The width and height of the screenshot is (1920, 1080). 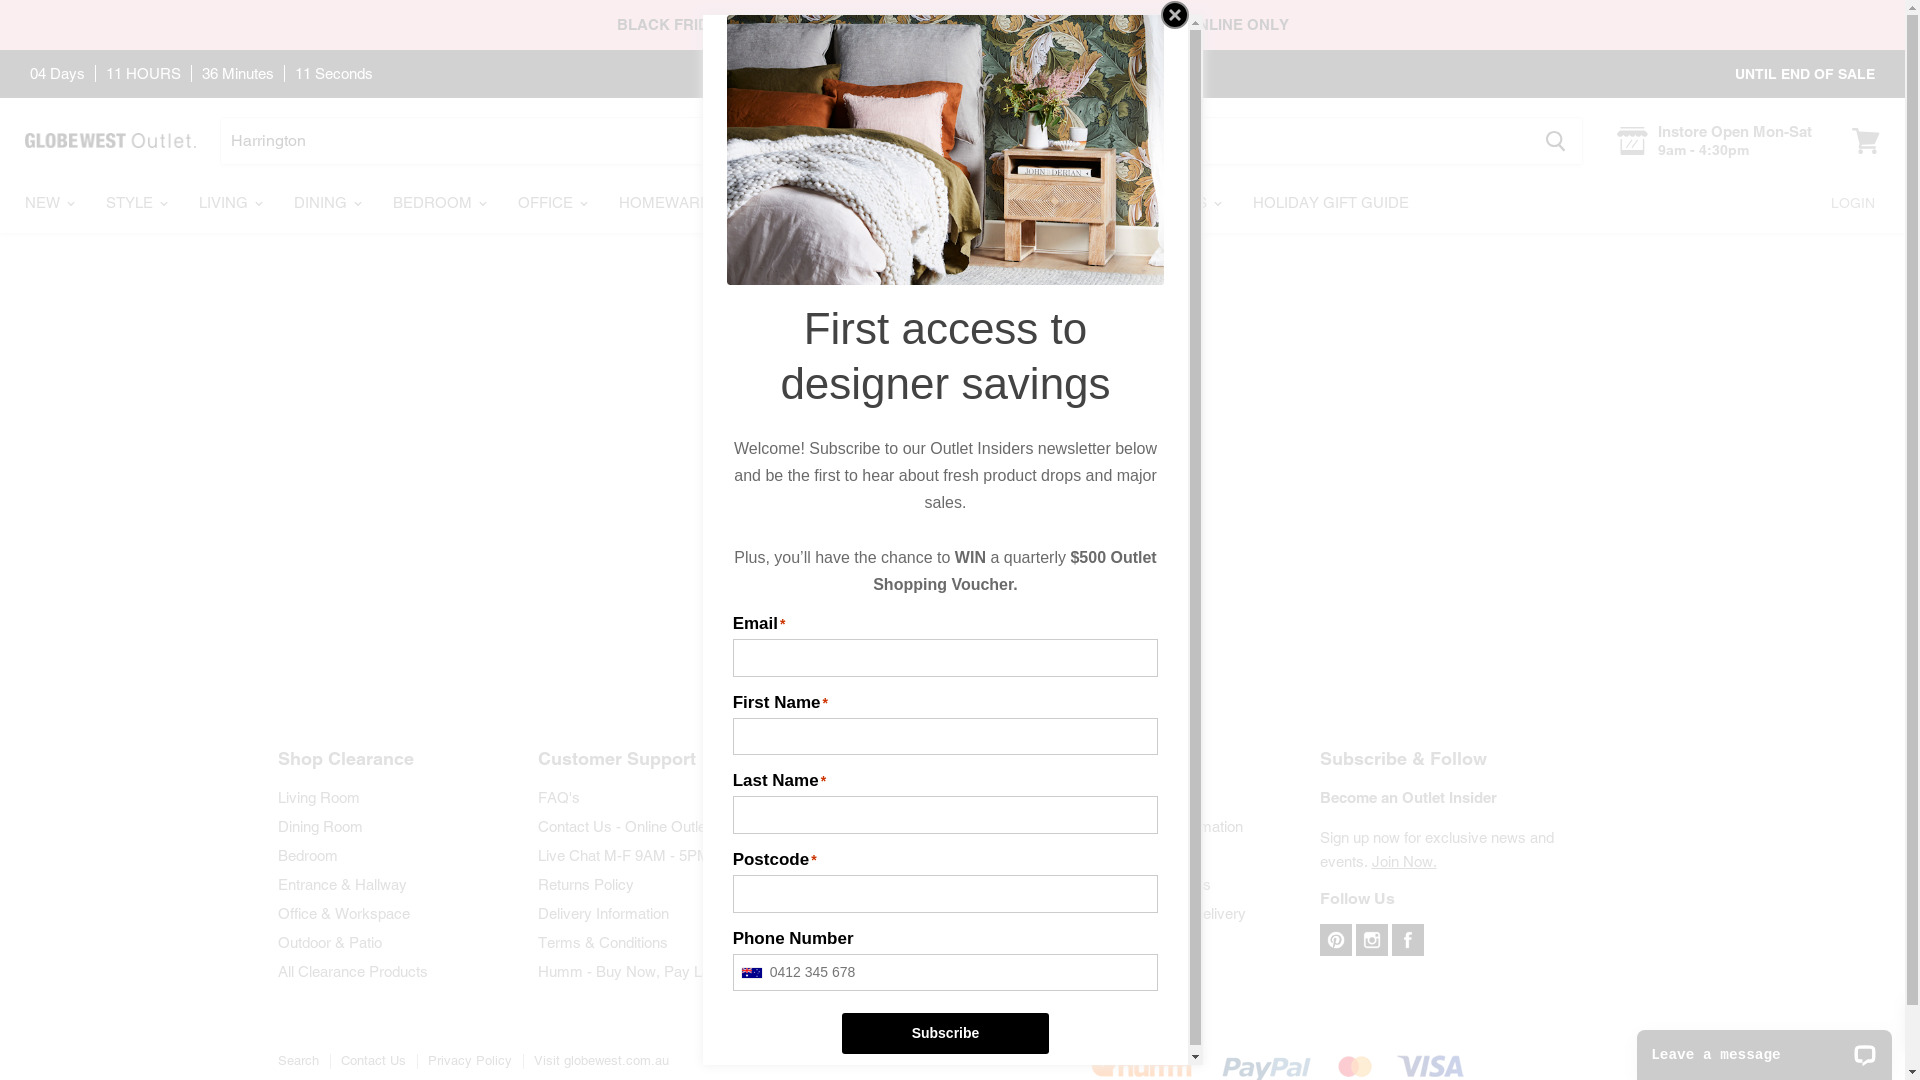 I want to click on 'Delivery Information', so click(x=602, y=913).